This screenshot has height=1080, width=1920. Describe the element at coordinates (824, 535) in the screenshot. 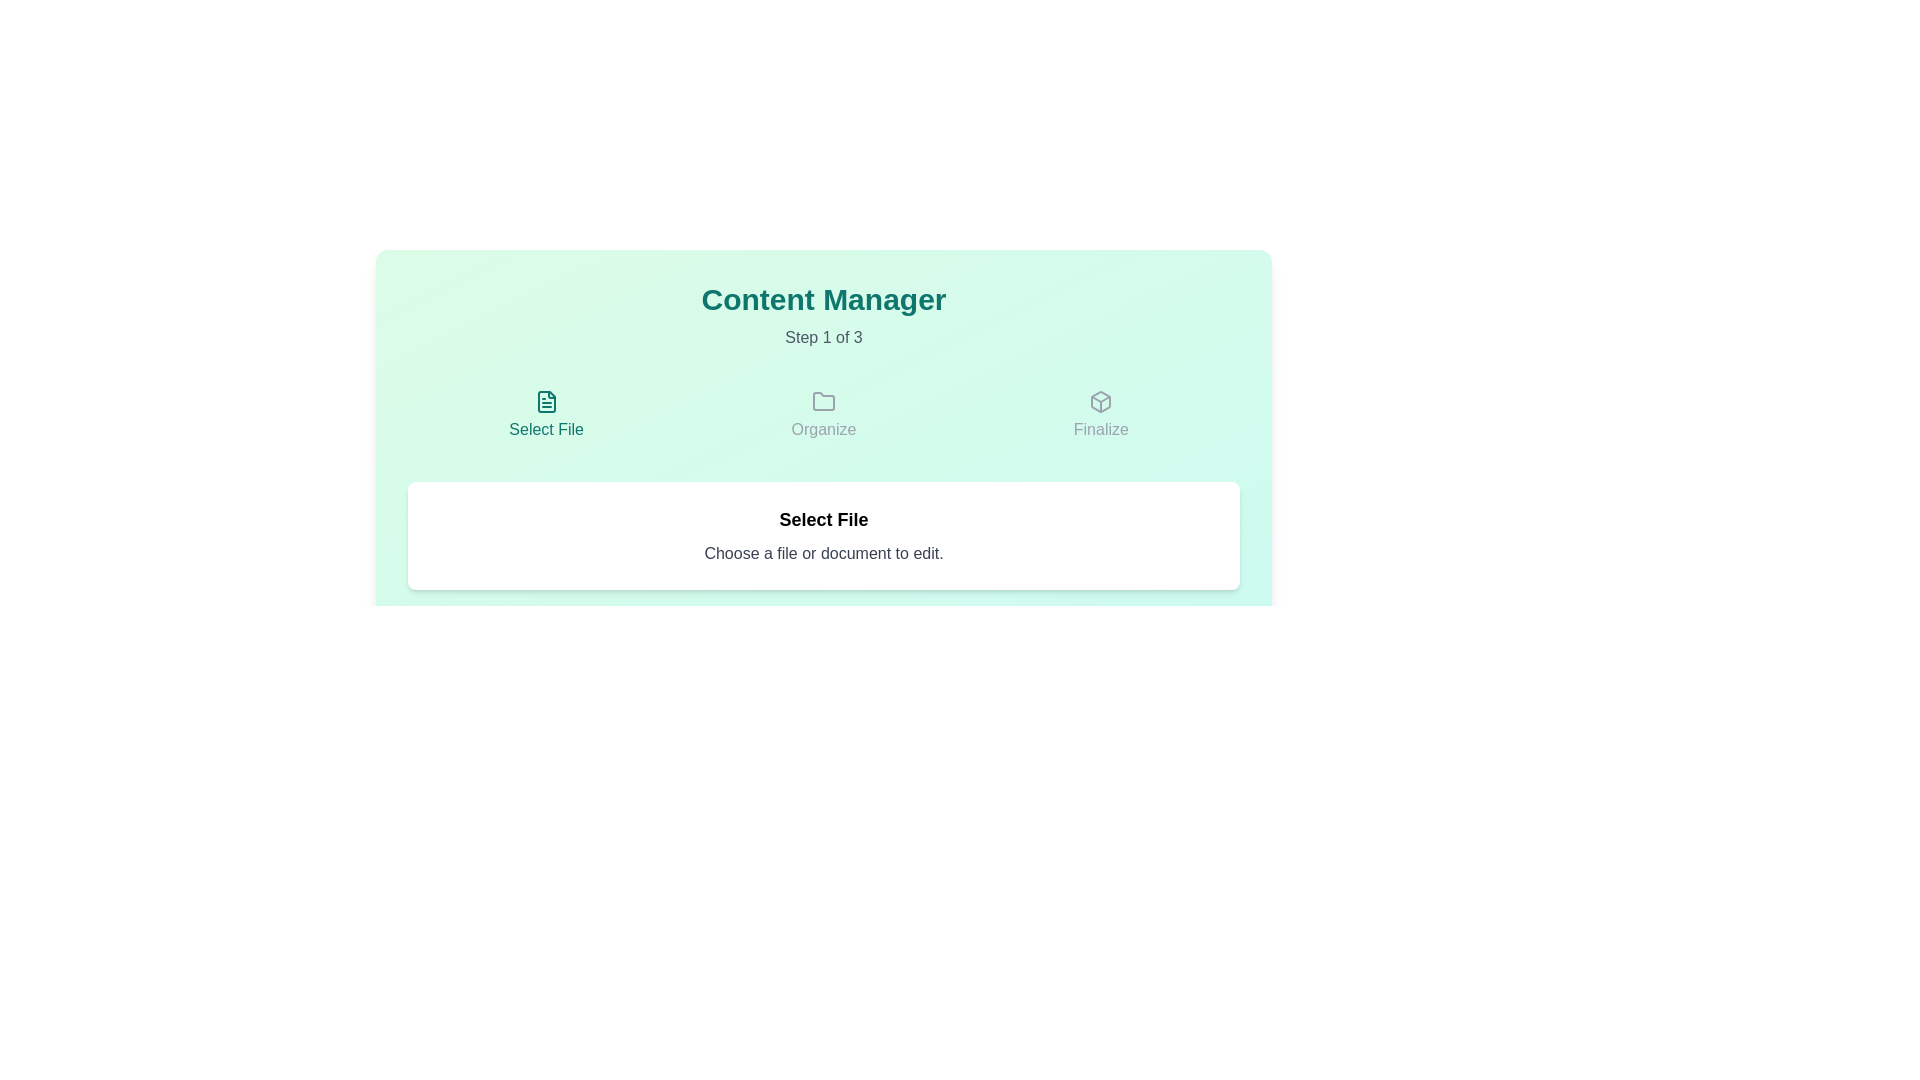

I see `the informative Label styled as a card that instructs the user to select a file for editing, located centrally in the interface` at that location.